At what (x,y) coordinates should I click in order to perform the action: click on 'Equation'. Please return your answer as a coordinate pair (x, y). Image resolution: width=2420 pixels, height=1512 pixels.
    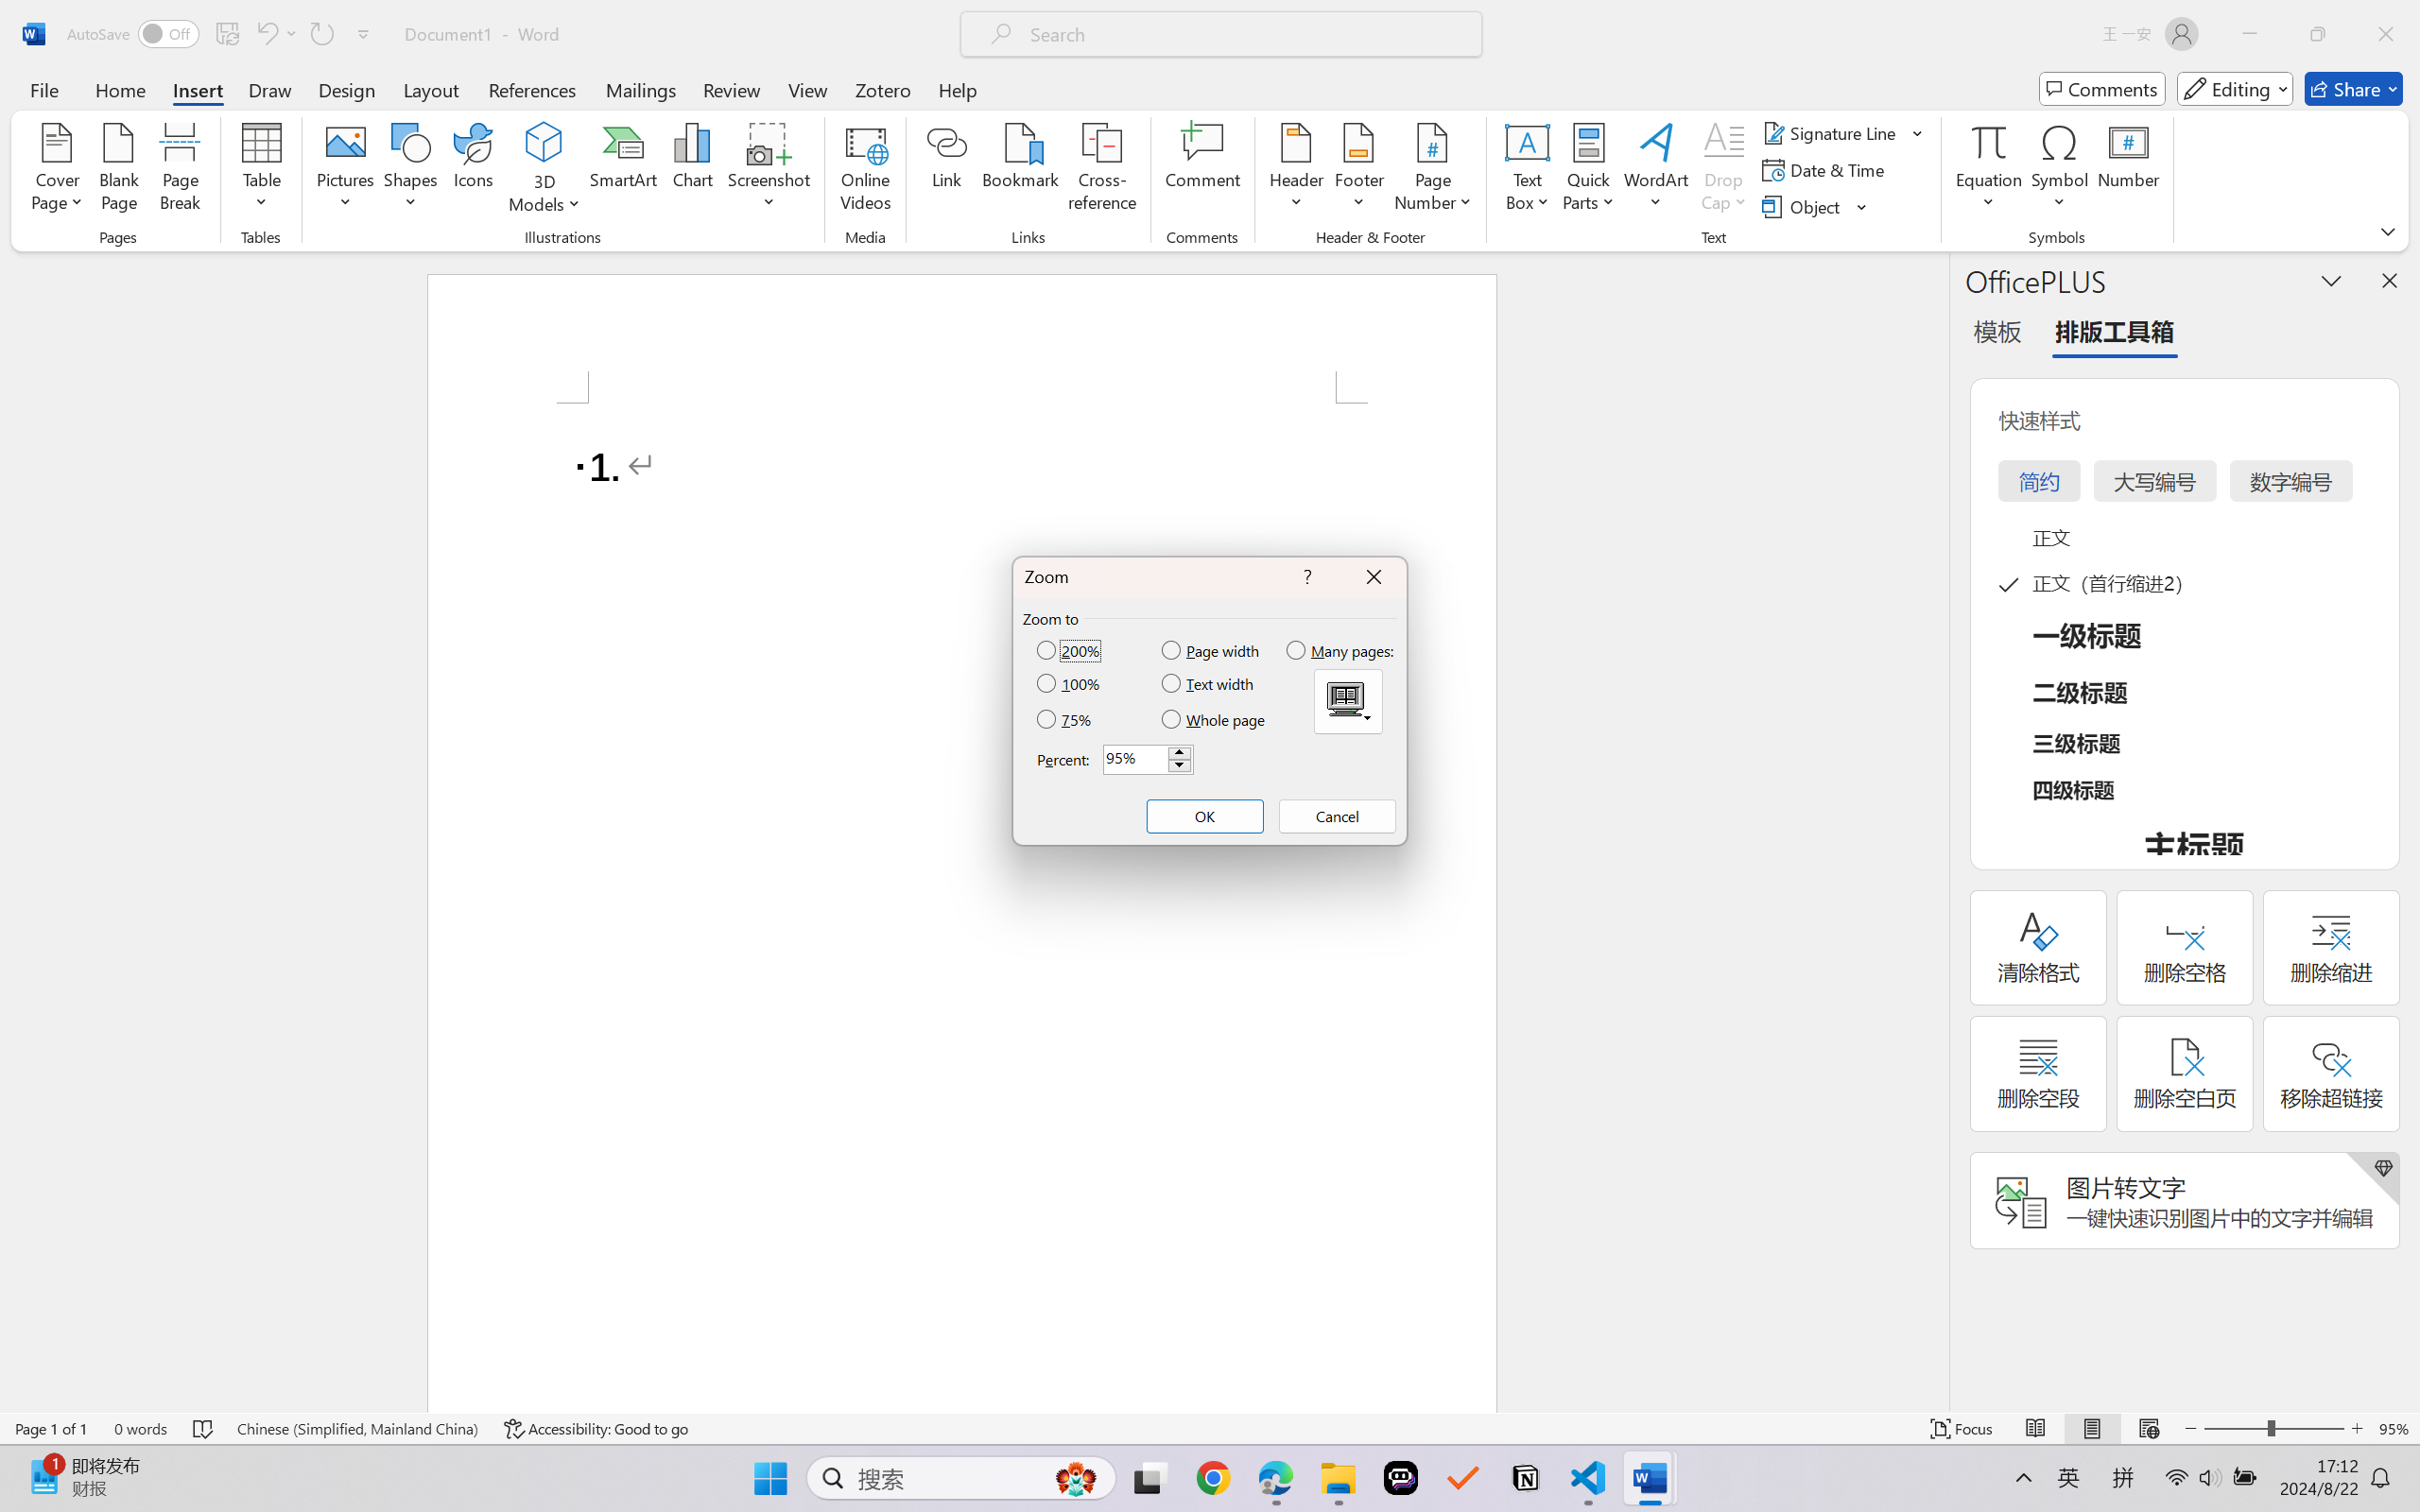
    Looking at the image, I should click on (1988, 170).